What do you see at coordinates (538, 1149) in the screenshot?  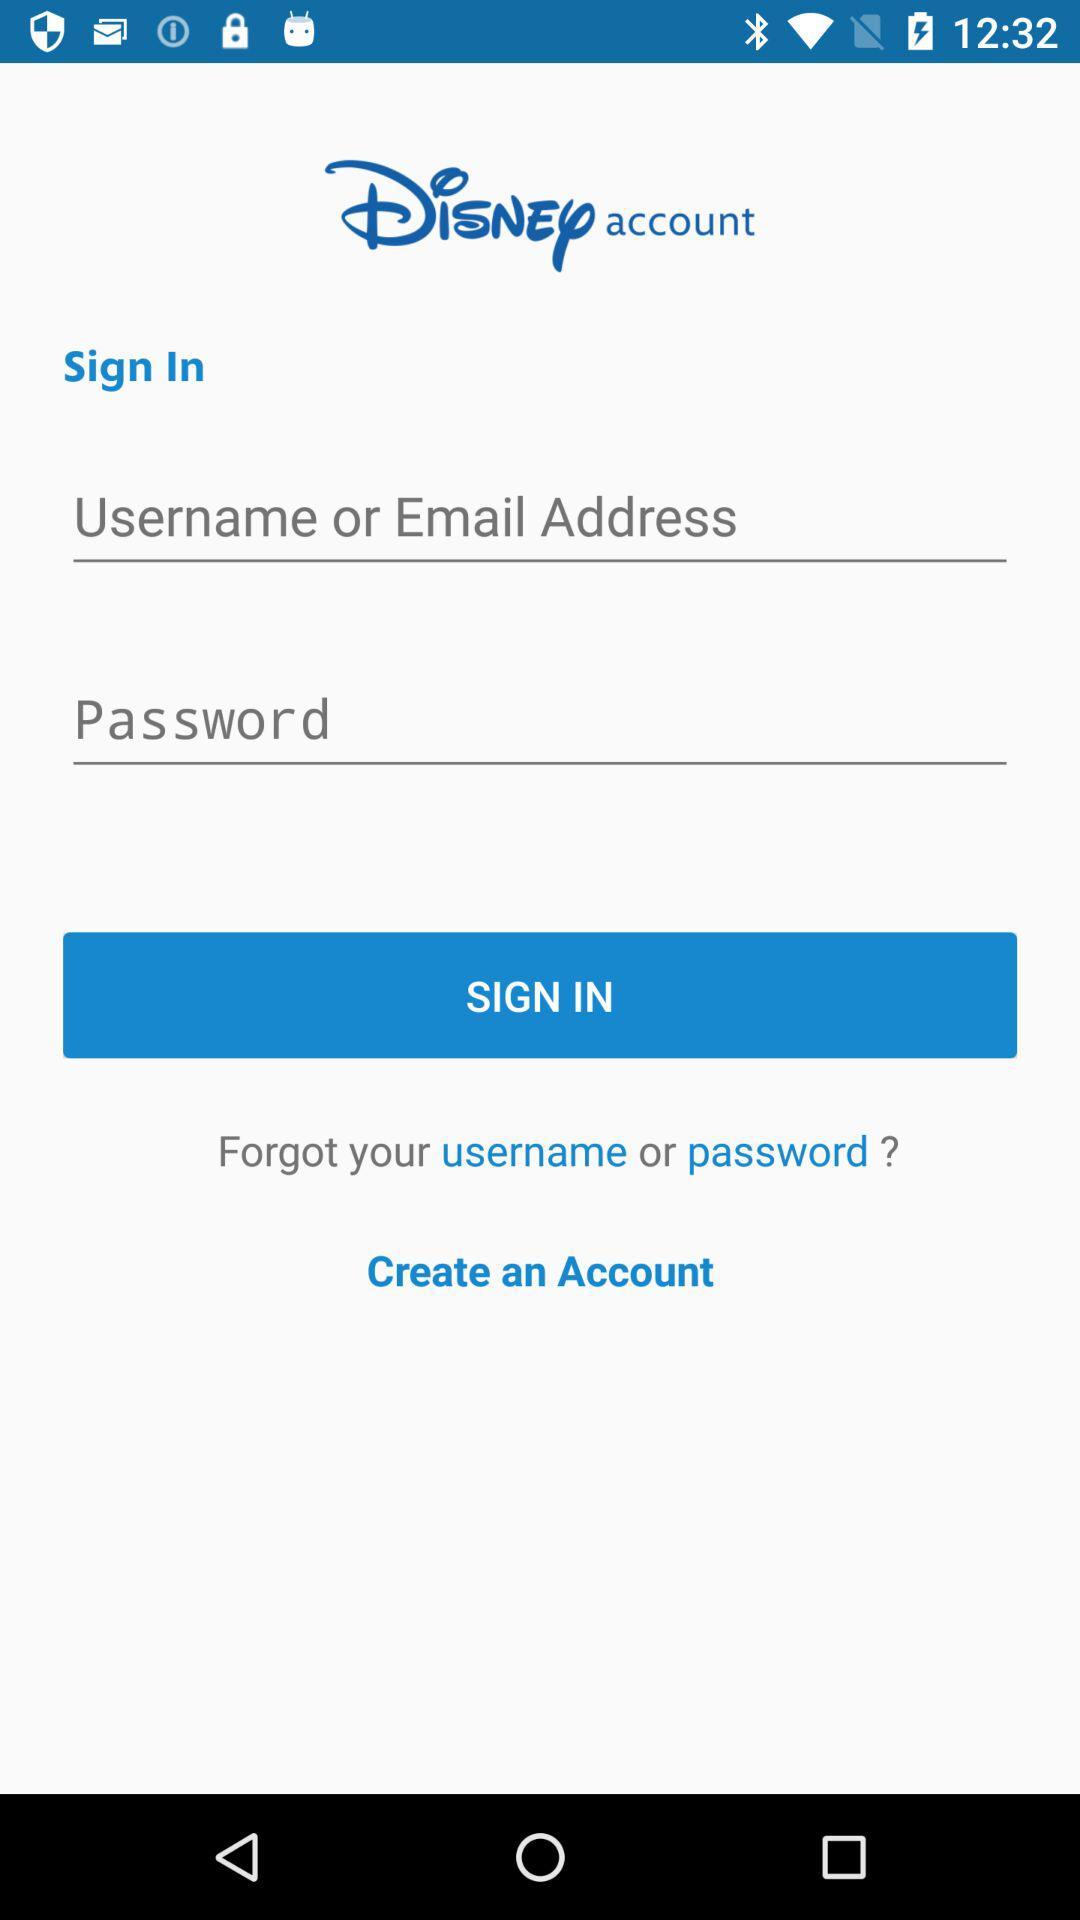 I see `the item above create an account icon` at bounding box center [538, 1149].